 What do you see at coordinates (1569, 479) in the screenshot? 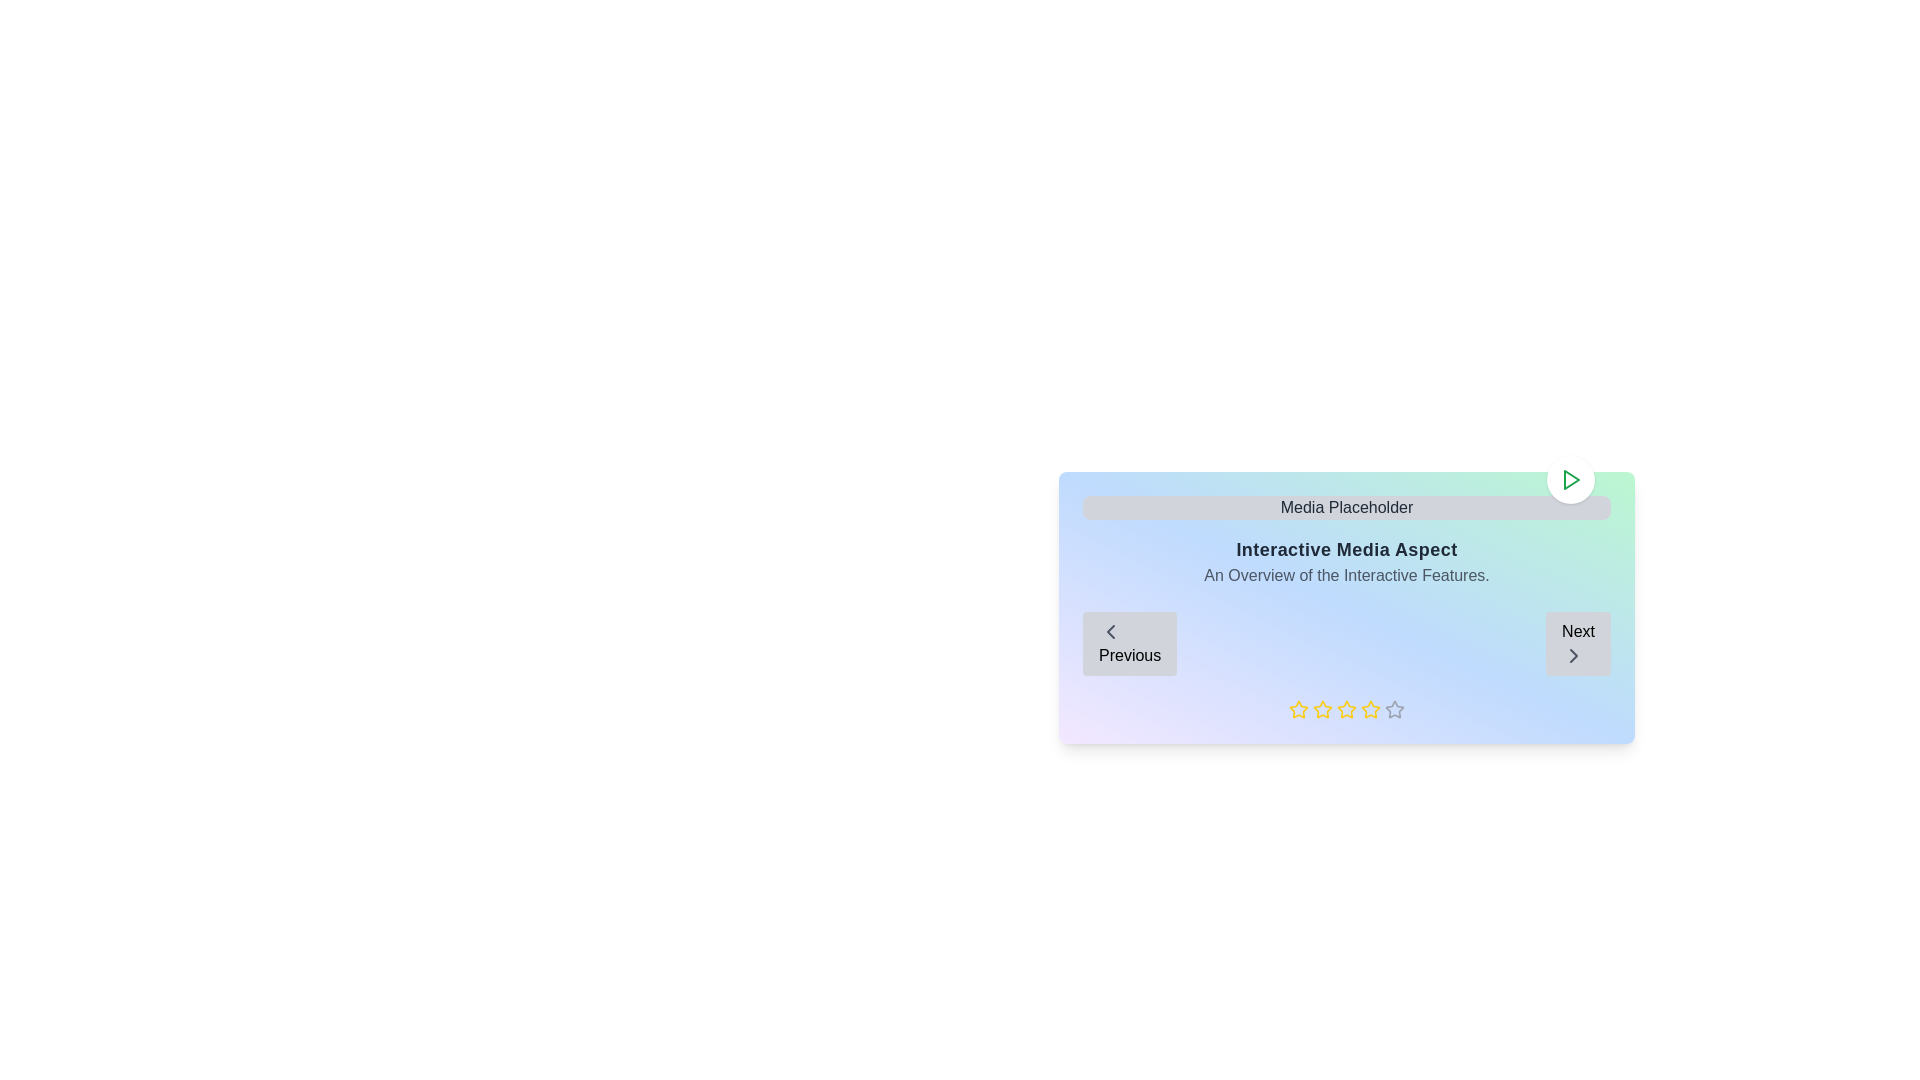
I see `the play button icon located in the bottom-right corner of the interface` at bounding box center [1569, 479].